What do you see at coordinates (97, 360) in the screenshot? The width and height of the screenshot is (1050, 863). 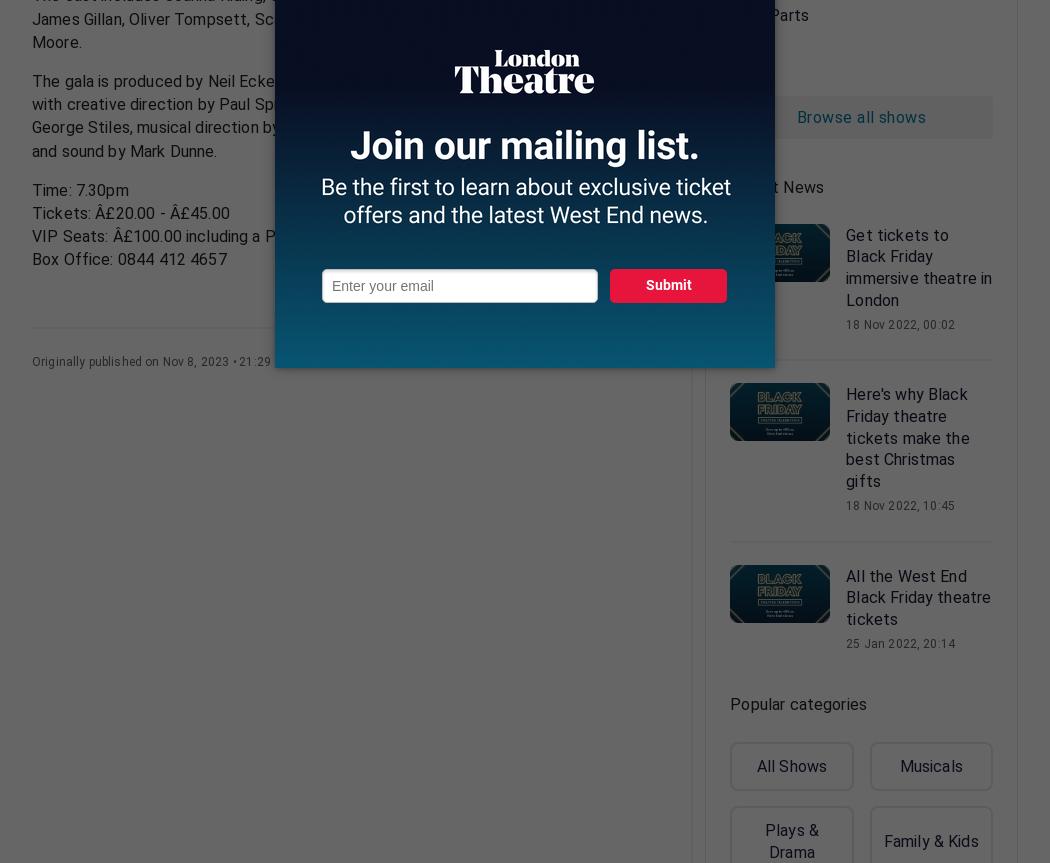 I see `'Originally published on'` at bounding box center [97, 360].